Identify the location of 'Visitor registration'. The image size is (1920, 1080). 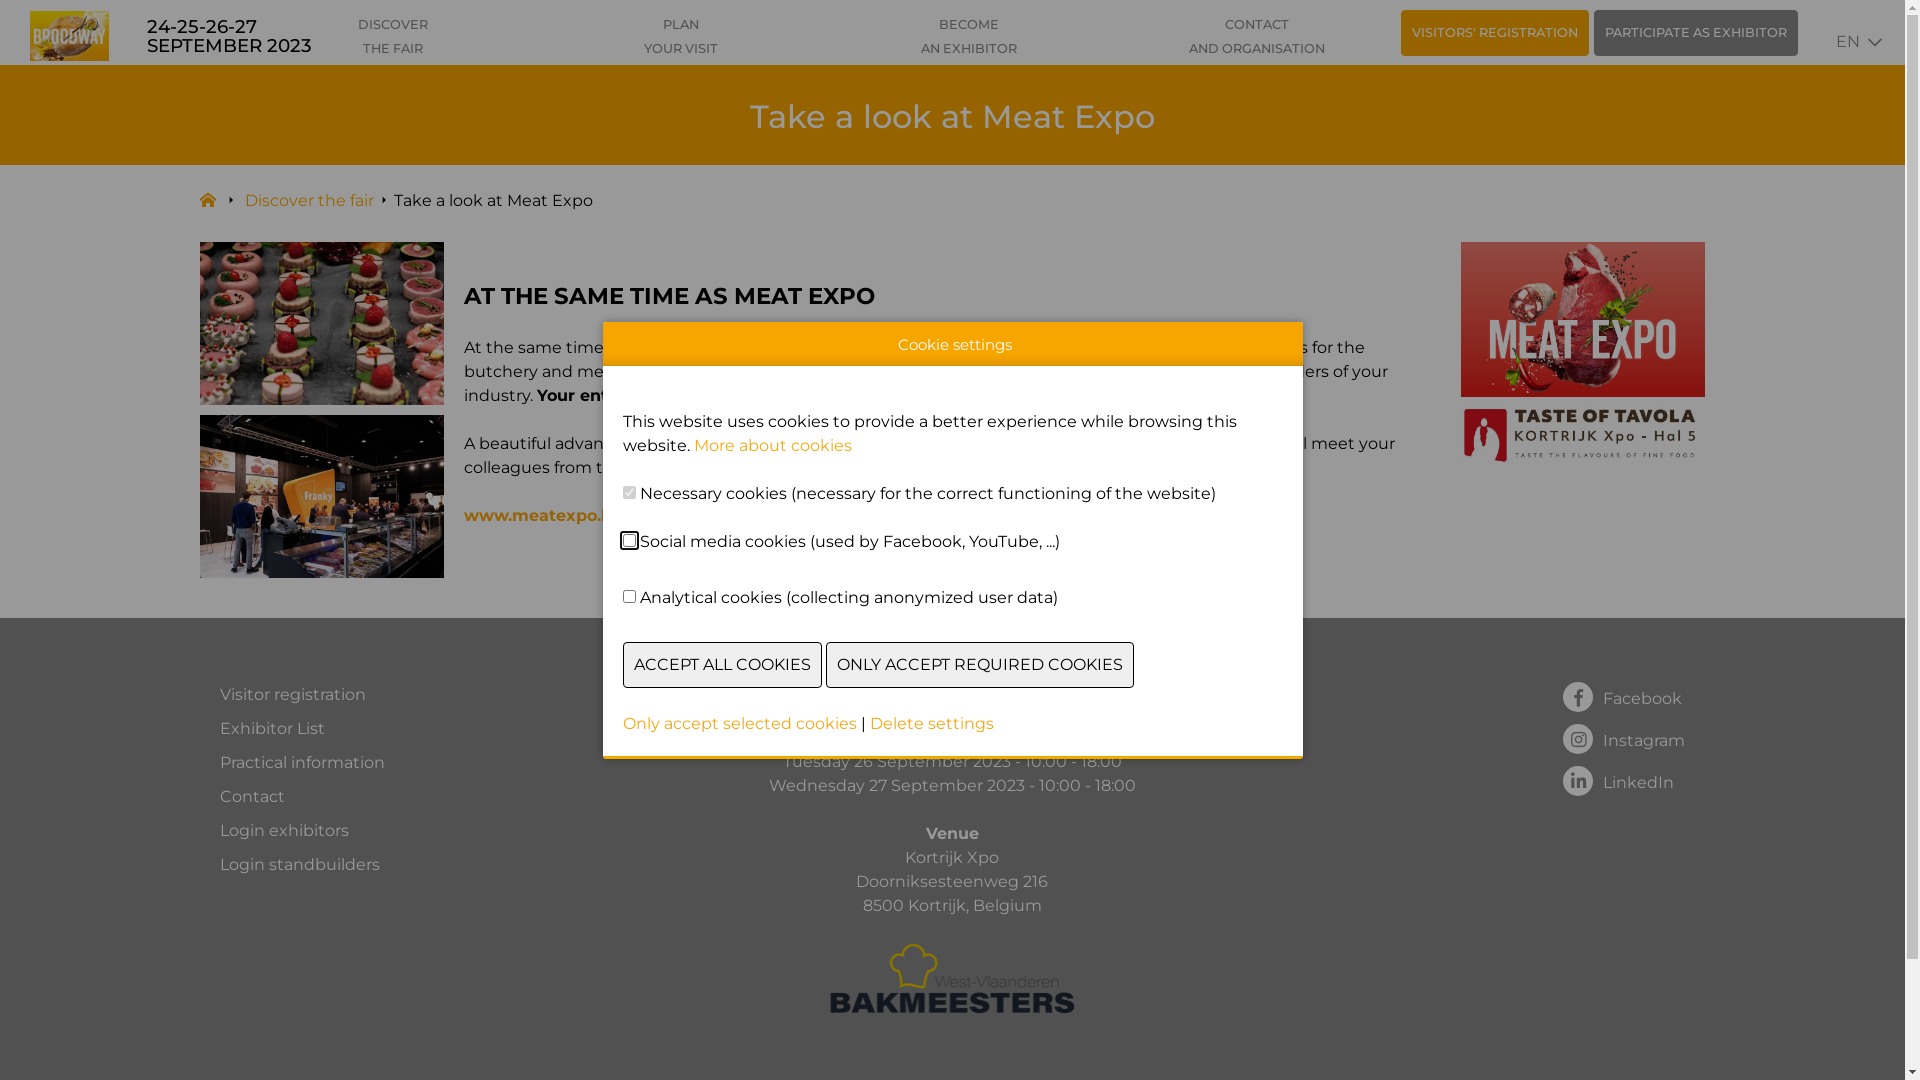
(220, 693).